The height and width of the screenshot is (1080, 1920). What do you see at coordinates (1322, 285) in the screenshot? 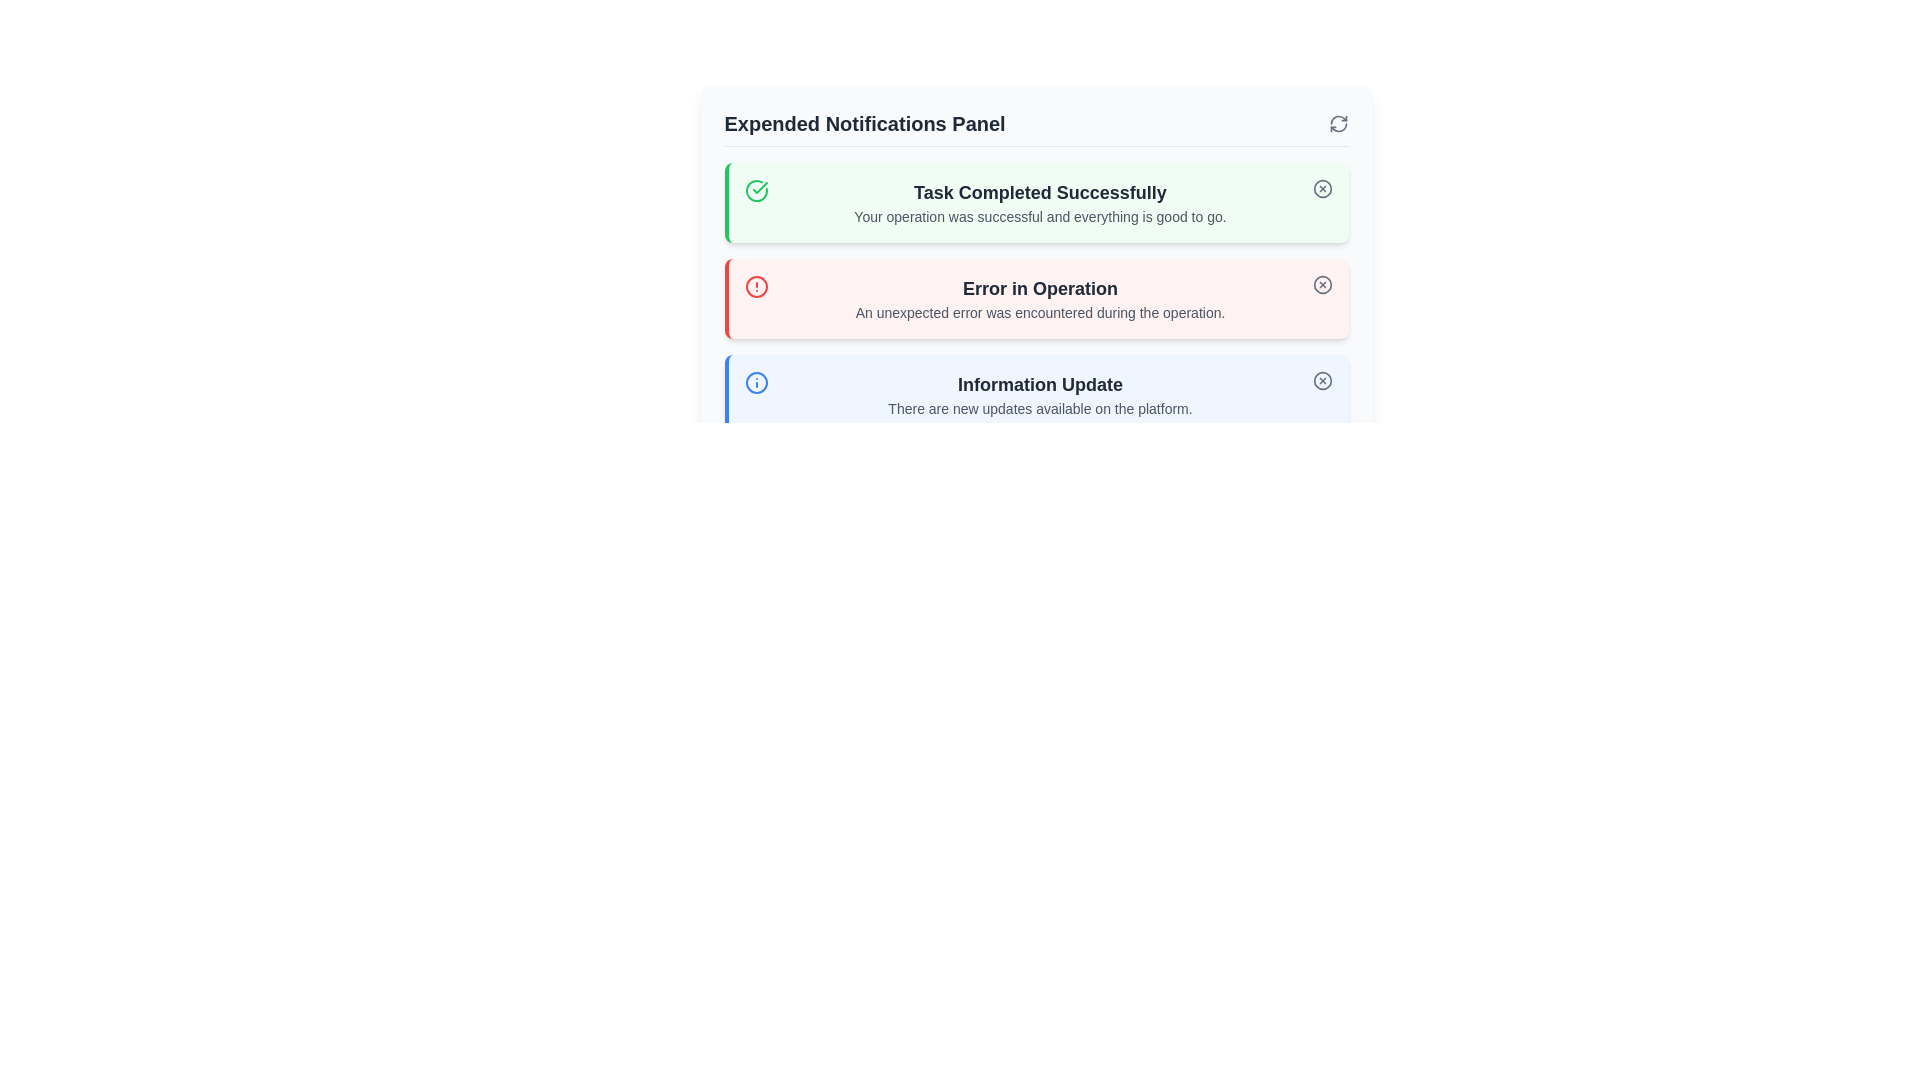
I see `the Close icon button located at the top-right corner of the 'Error in Operation' notification box` at bounding box center [1322, 285].